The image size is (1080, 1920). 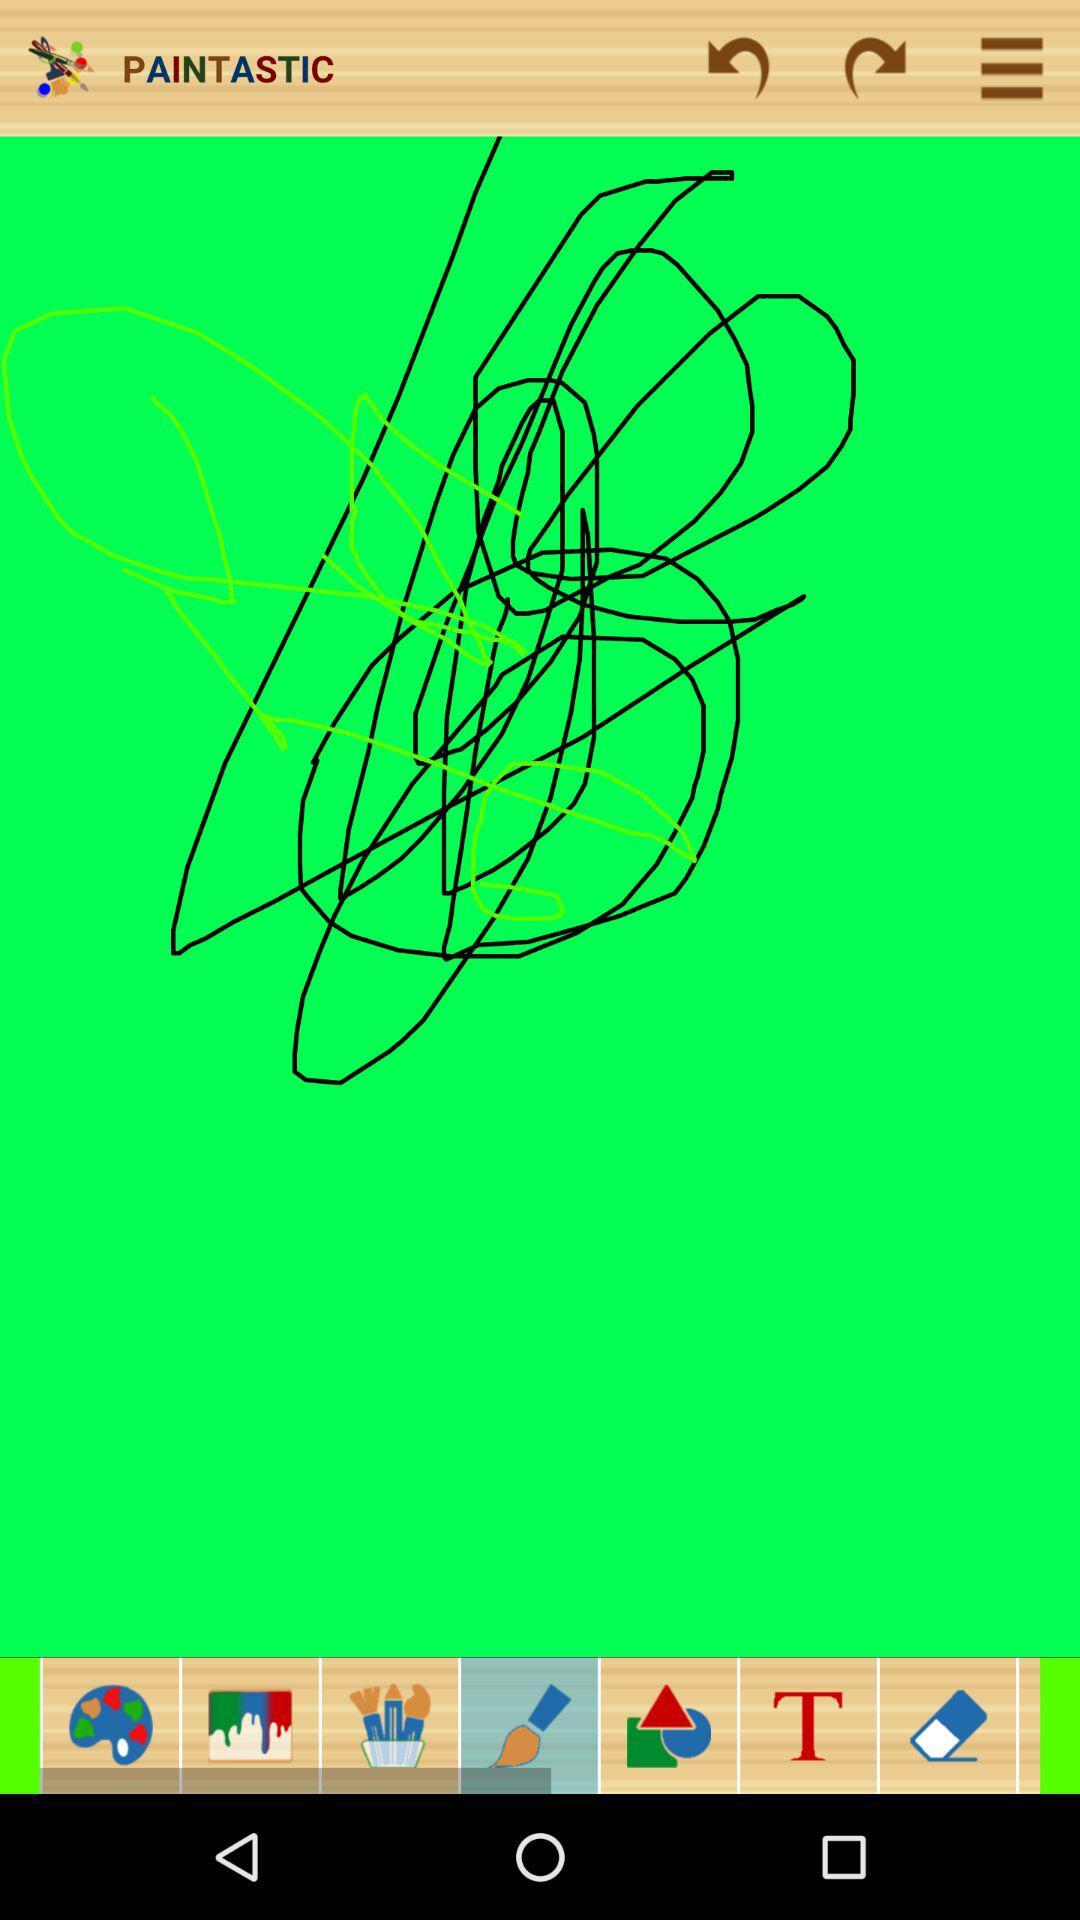 What do you see at coordinates (1011, 68) in the screenshot?
I see `the menu icon` at bounding box center [1011, 68].